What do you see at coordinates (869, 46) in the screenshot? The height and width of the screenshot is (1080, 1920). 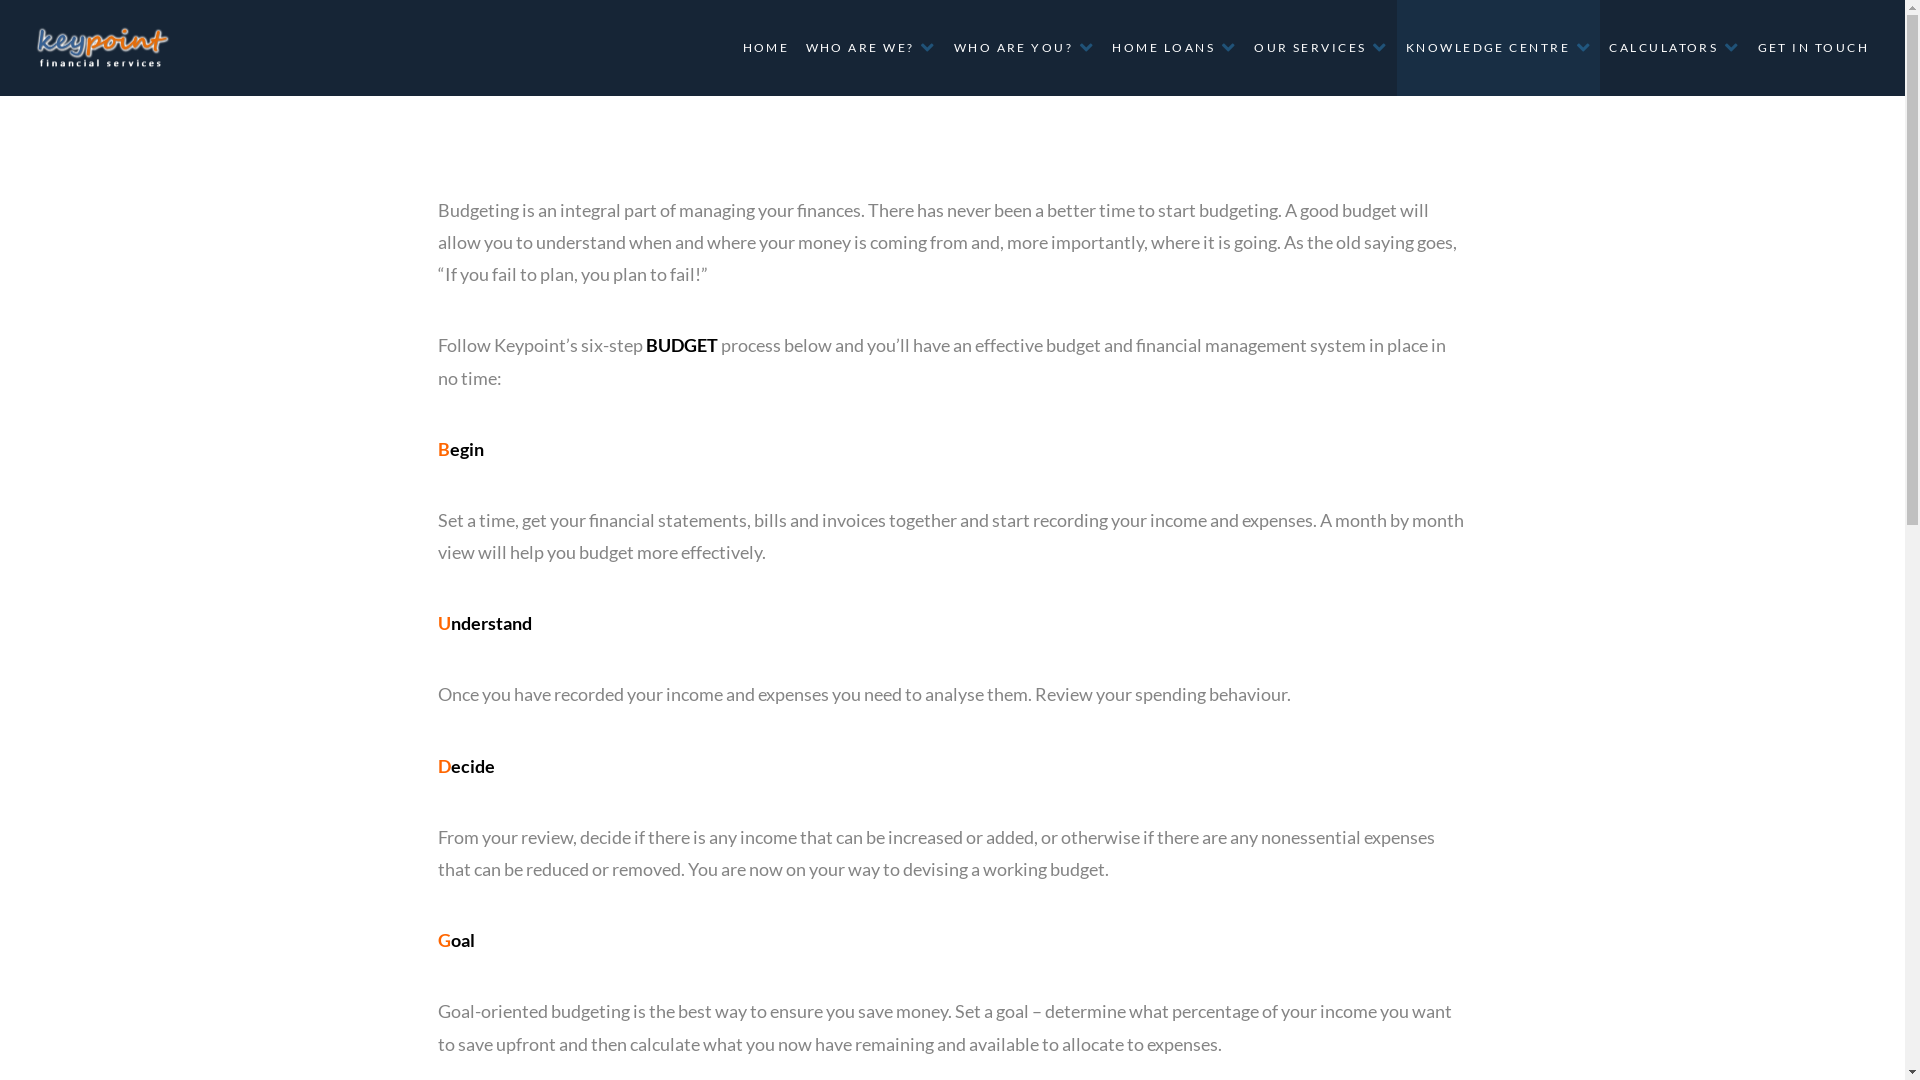 I see `'WHO ARE WE?'` at bounding box center [869, 46].